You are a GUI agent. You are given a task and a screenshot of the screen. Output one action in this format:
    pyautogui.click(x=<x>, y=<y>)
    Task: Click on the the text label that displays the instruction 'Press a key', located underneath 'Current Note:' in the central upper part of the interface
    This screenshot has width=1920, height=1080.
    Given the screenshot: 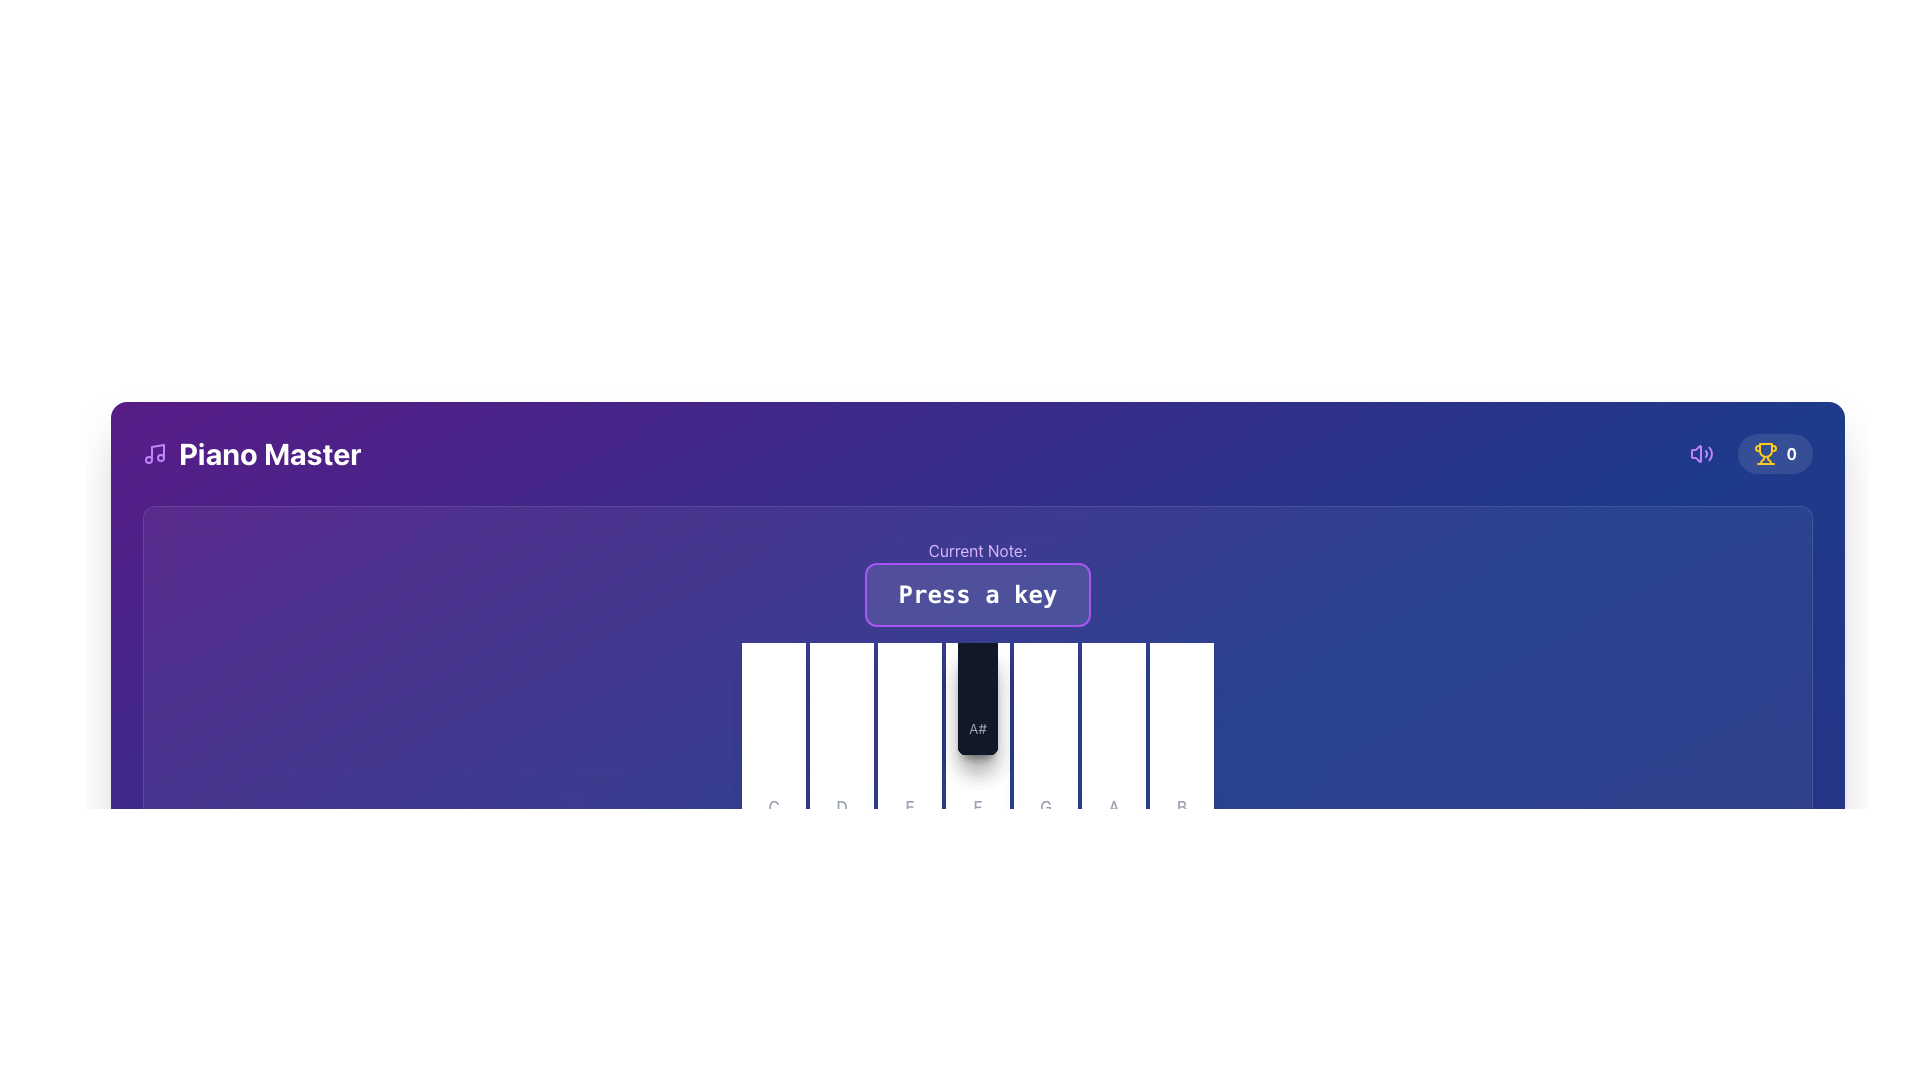 What is the action you would take?
    pyautogui.click(x=978, y=593)
    